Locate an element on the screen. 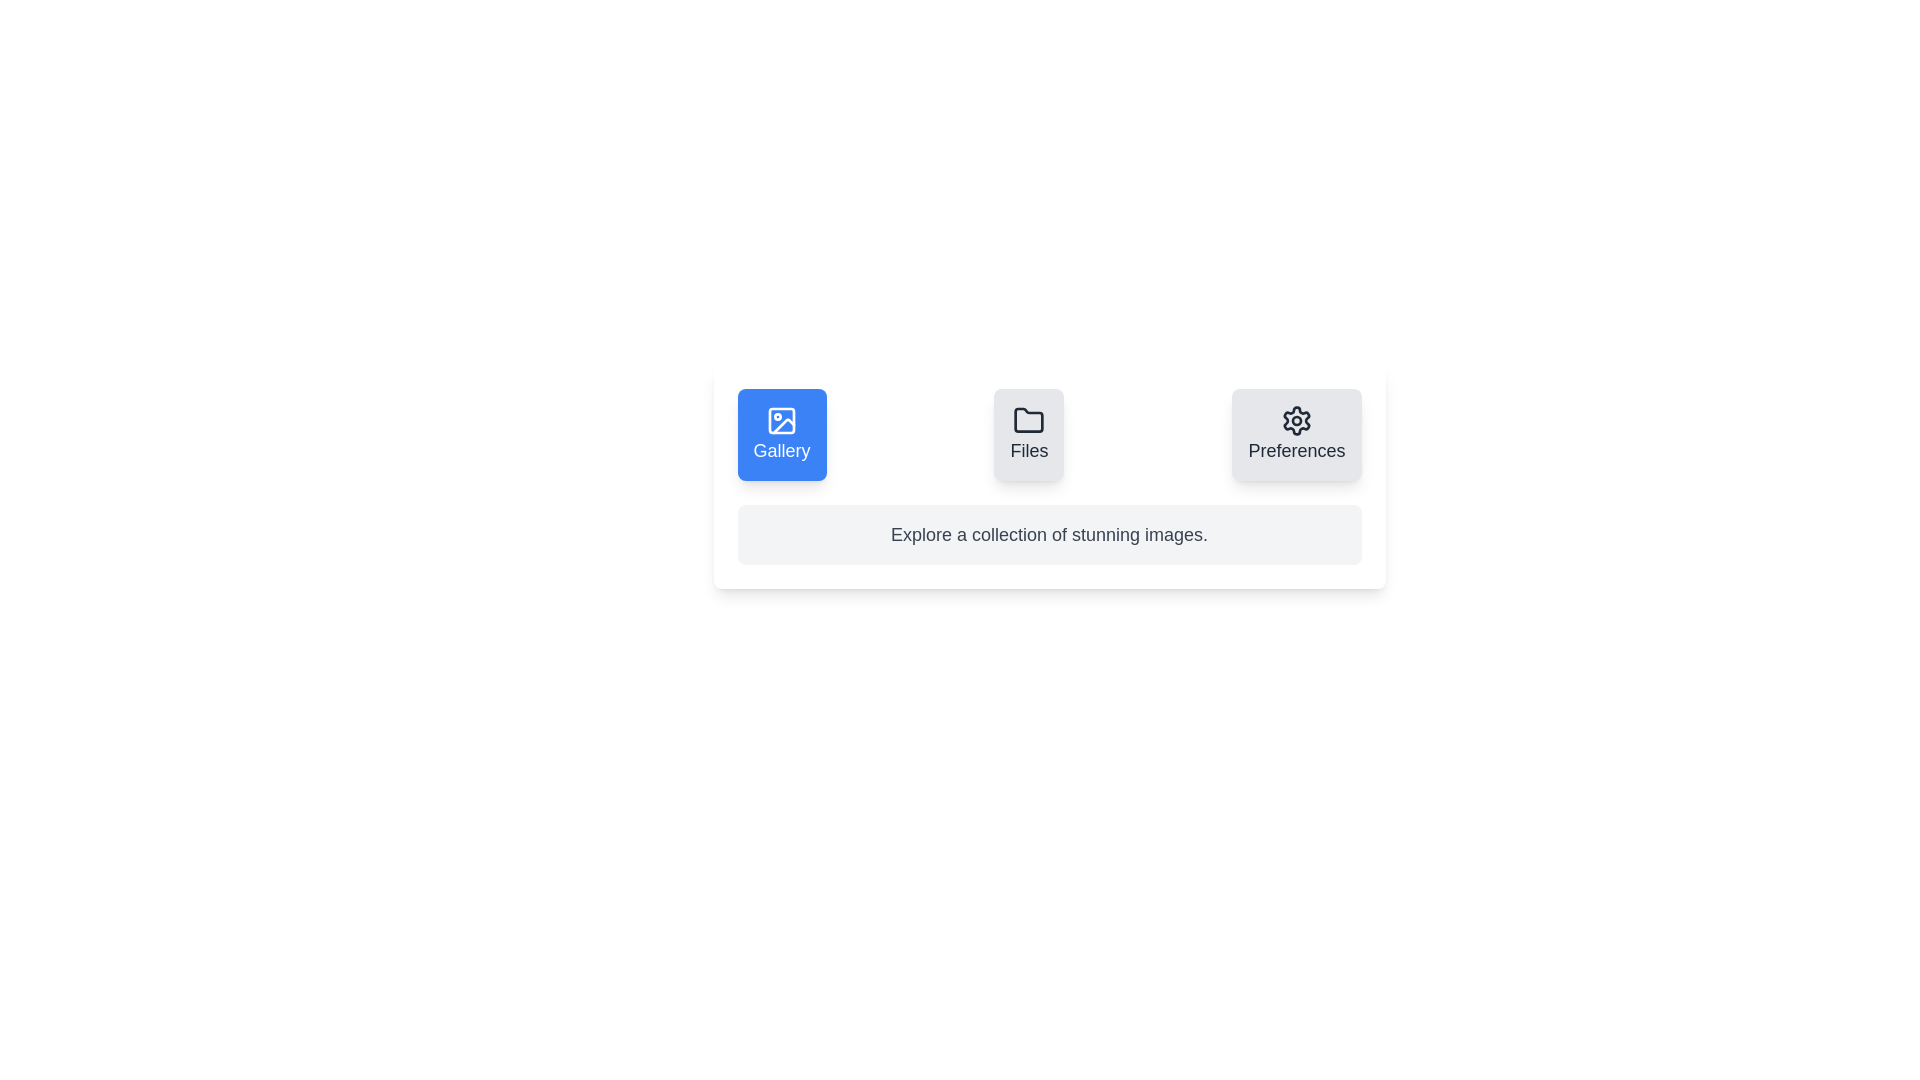 The width and height of the screenshot is (1920, 1080). the Preferences tab is located at coordinates (1296, 434).